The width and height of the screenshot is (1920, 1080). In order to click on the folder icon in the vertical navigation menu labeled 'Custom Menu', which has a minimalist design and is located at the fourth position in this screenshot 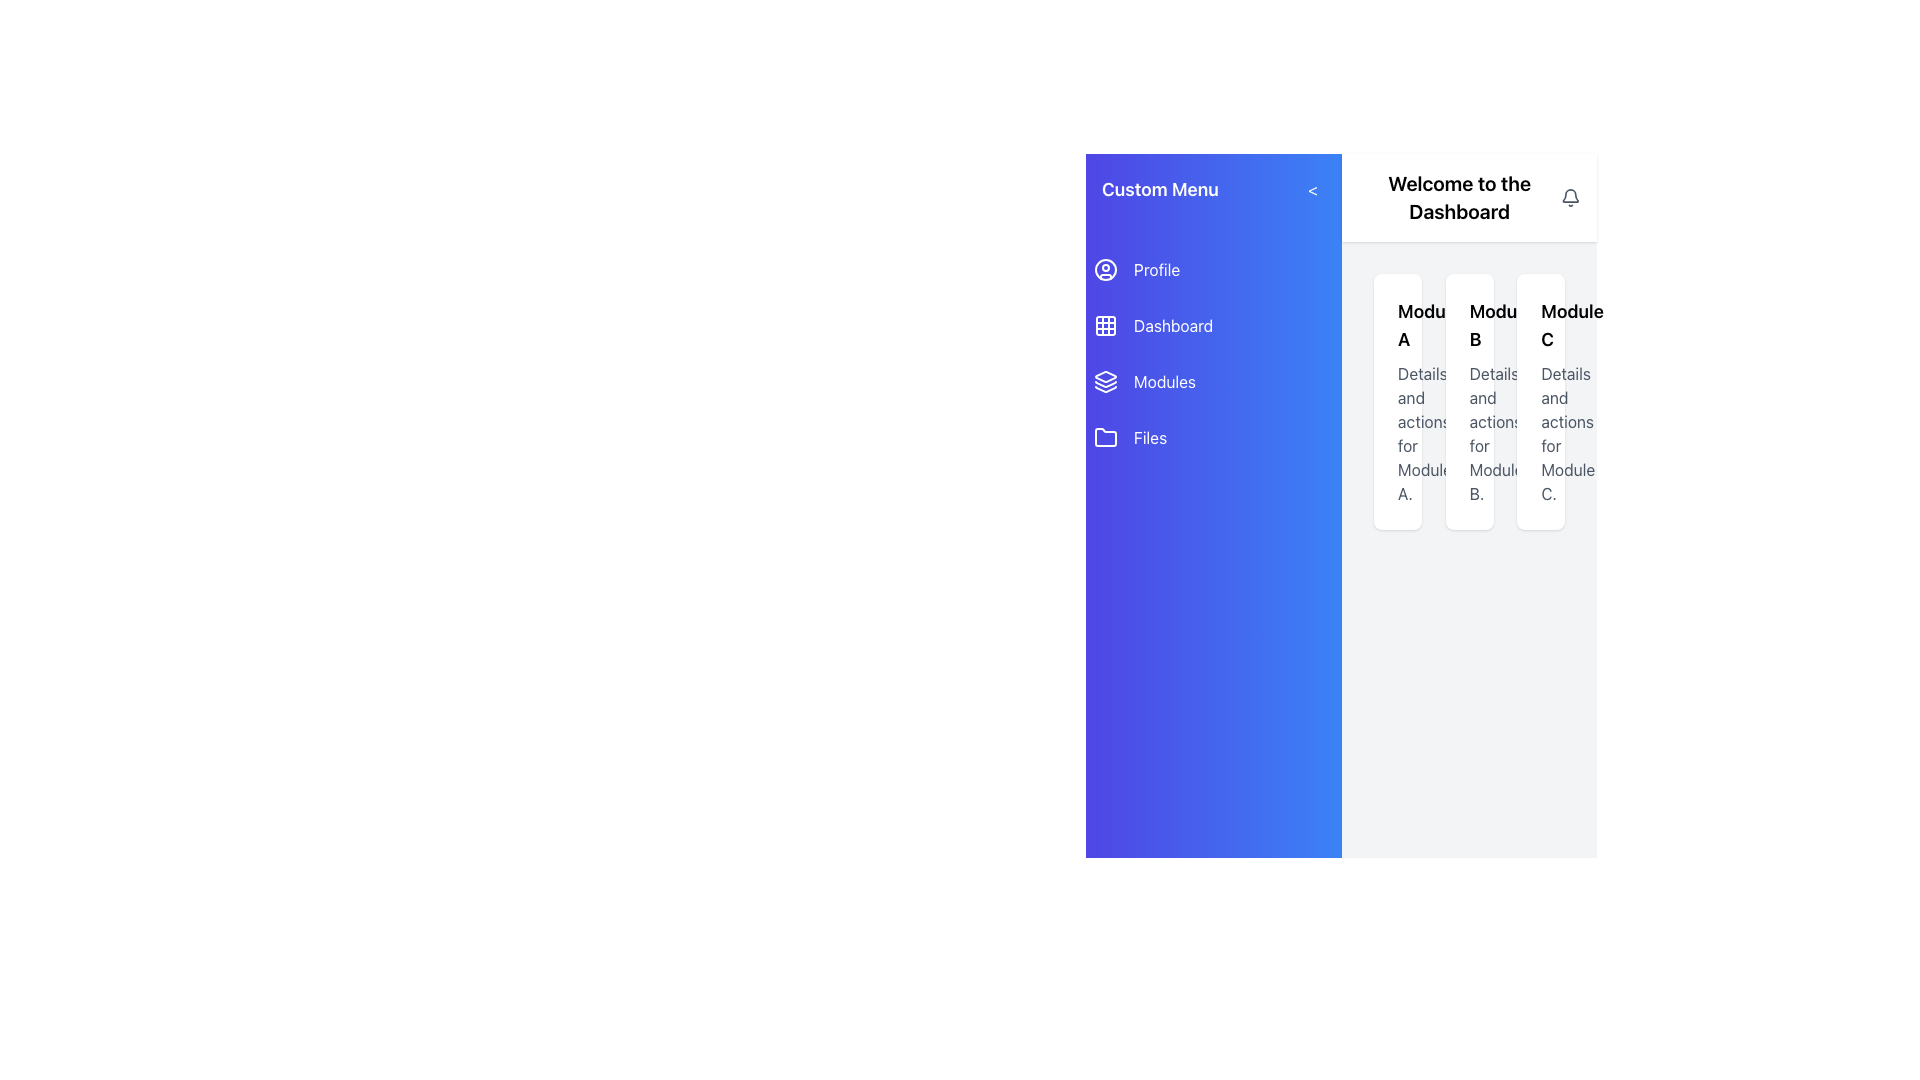, I will do `click(1104, 436)`.